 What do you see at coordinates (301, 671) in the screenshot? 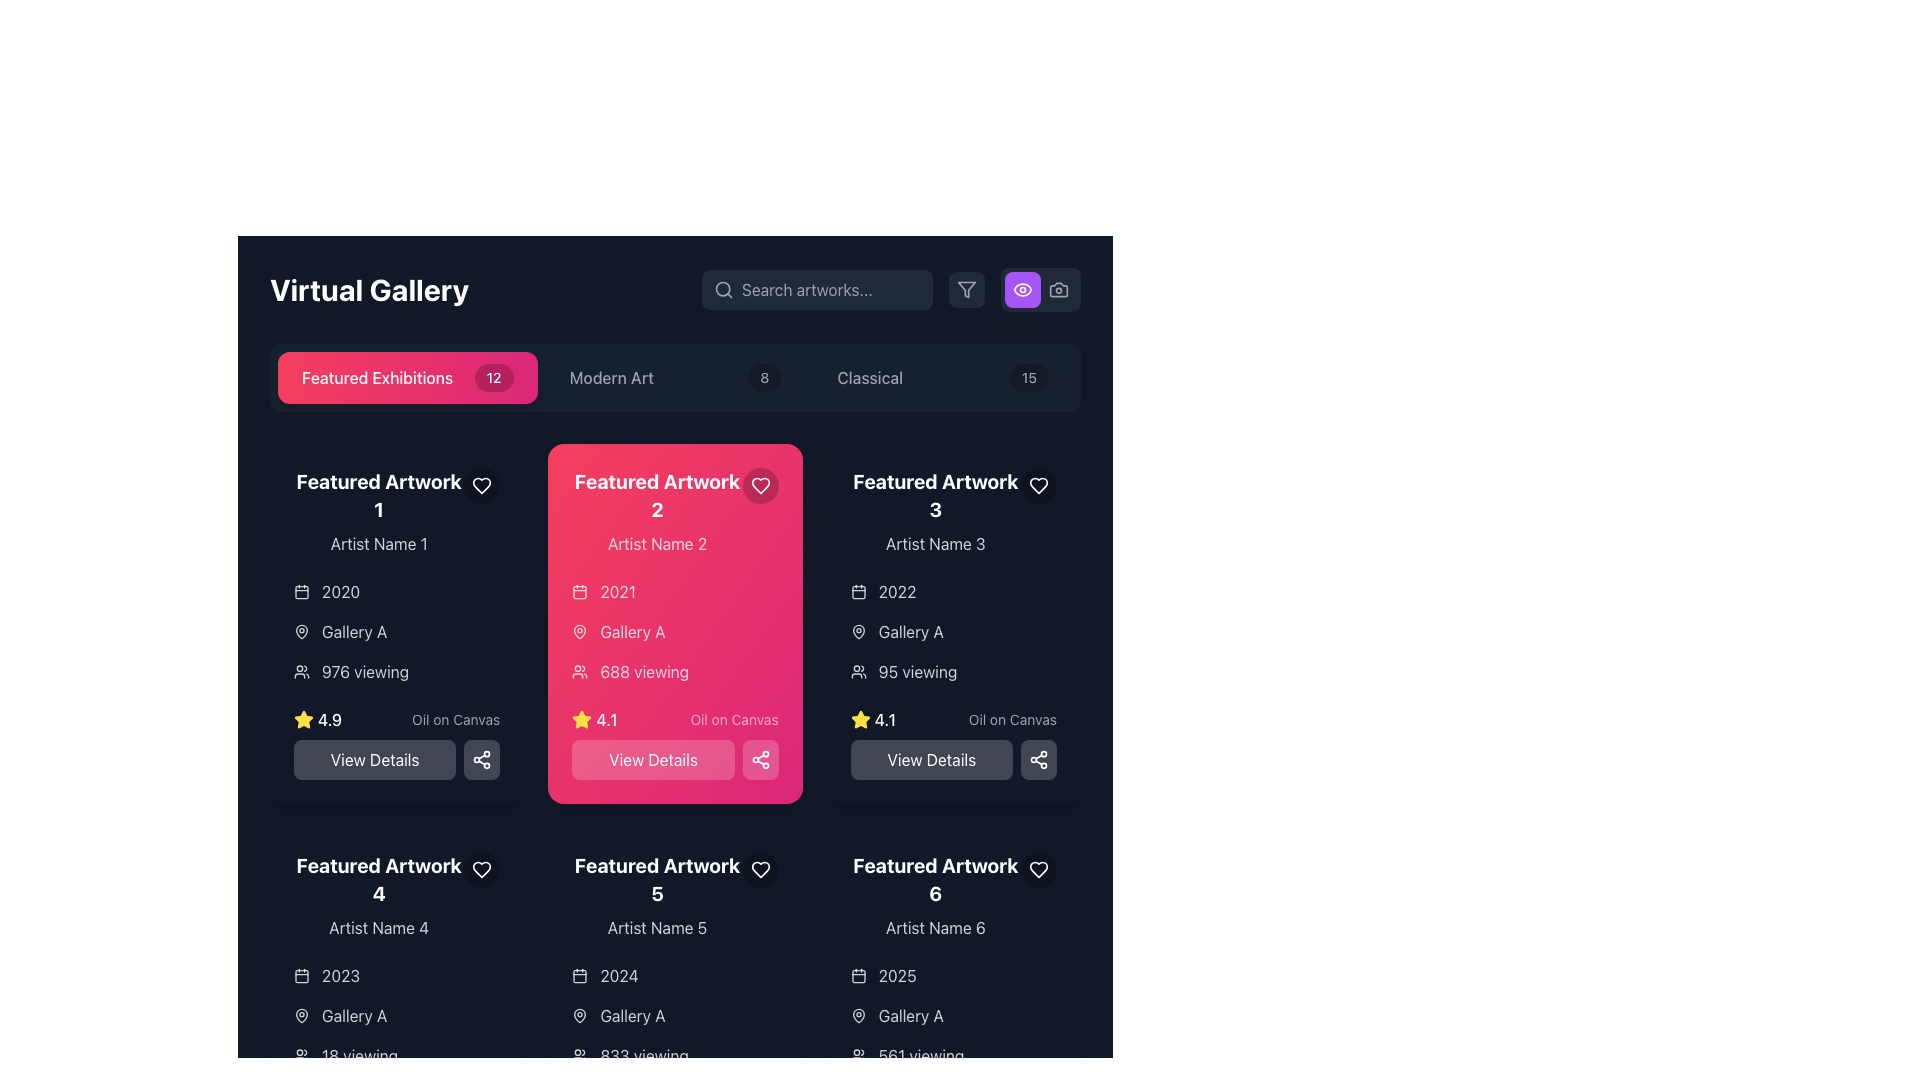
I see `the small user icon with two nested user silhouettes located to the left of the '976 viewing' text in the 'Featured Artwork 1' card` at bounding box center [301, 671].